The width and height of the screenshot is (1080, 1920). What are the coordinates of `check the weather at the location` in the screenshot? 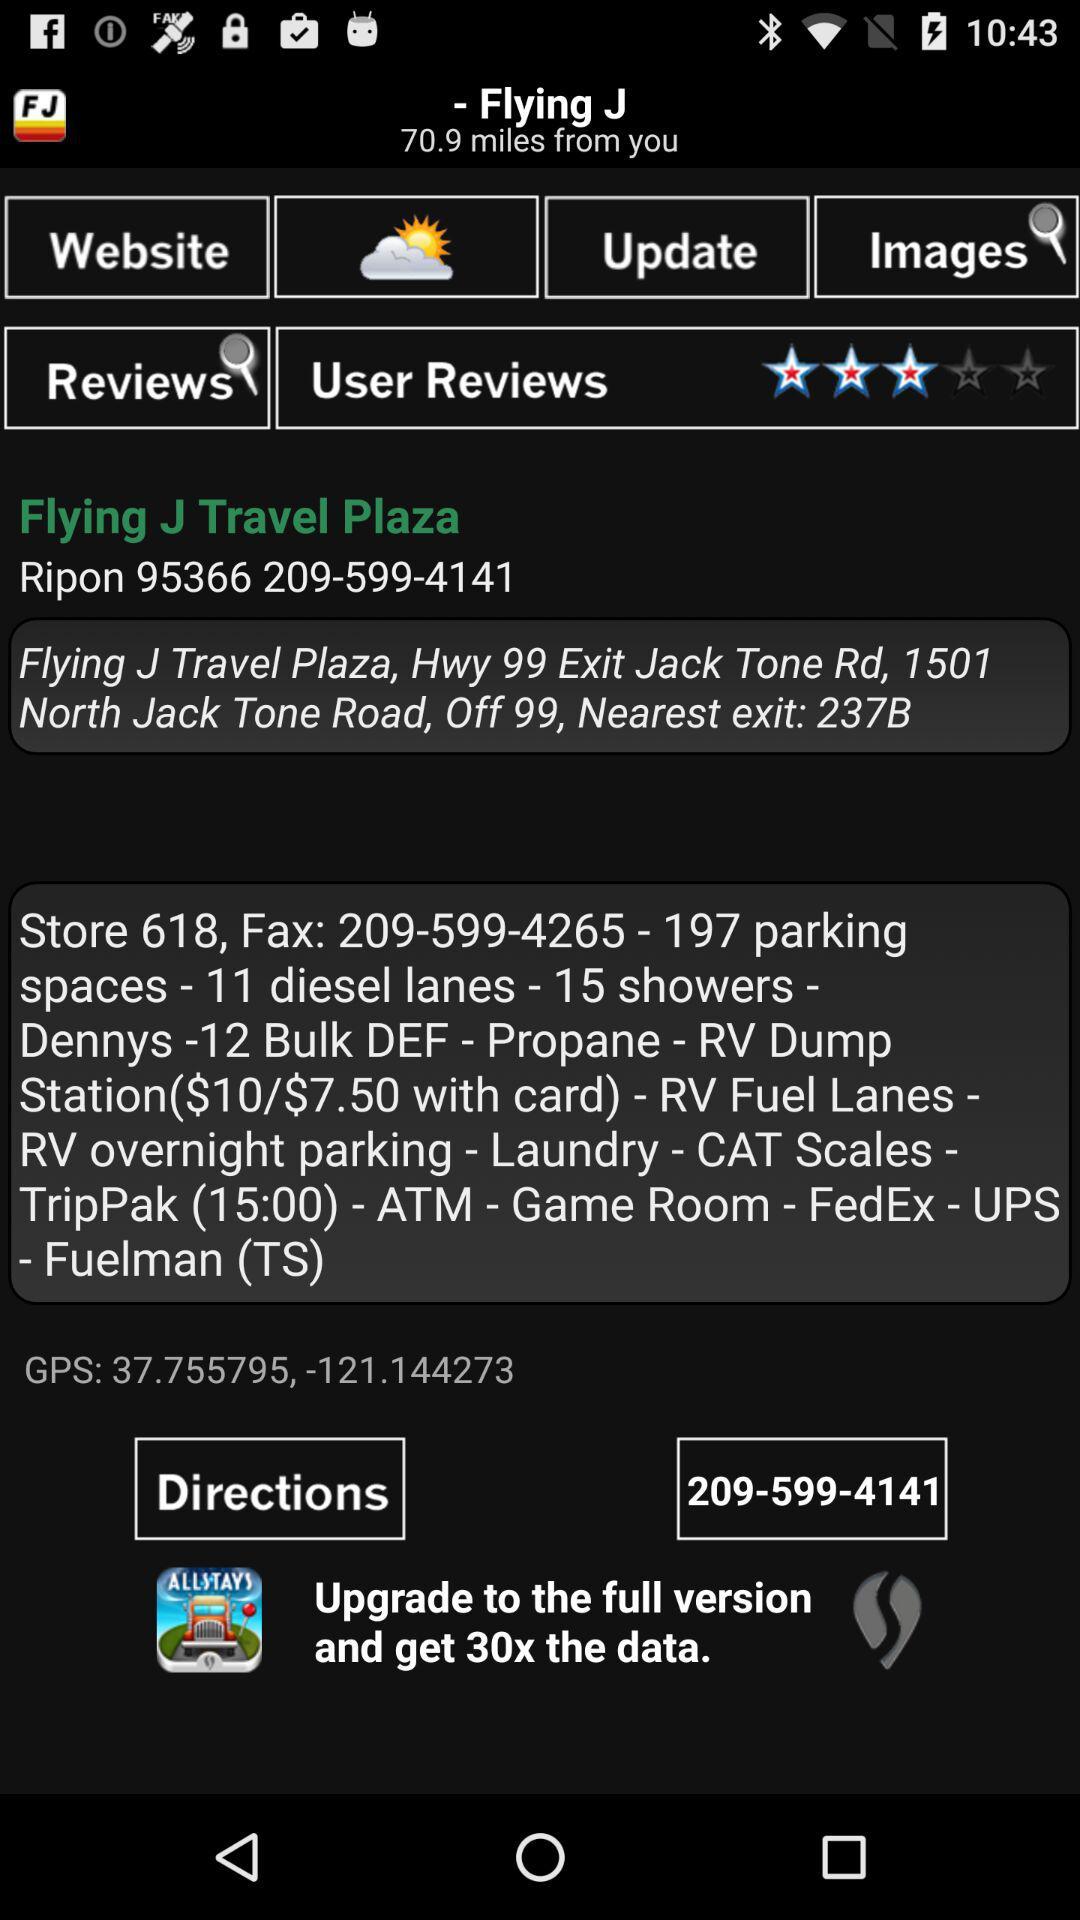 It's located at (405, 245).